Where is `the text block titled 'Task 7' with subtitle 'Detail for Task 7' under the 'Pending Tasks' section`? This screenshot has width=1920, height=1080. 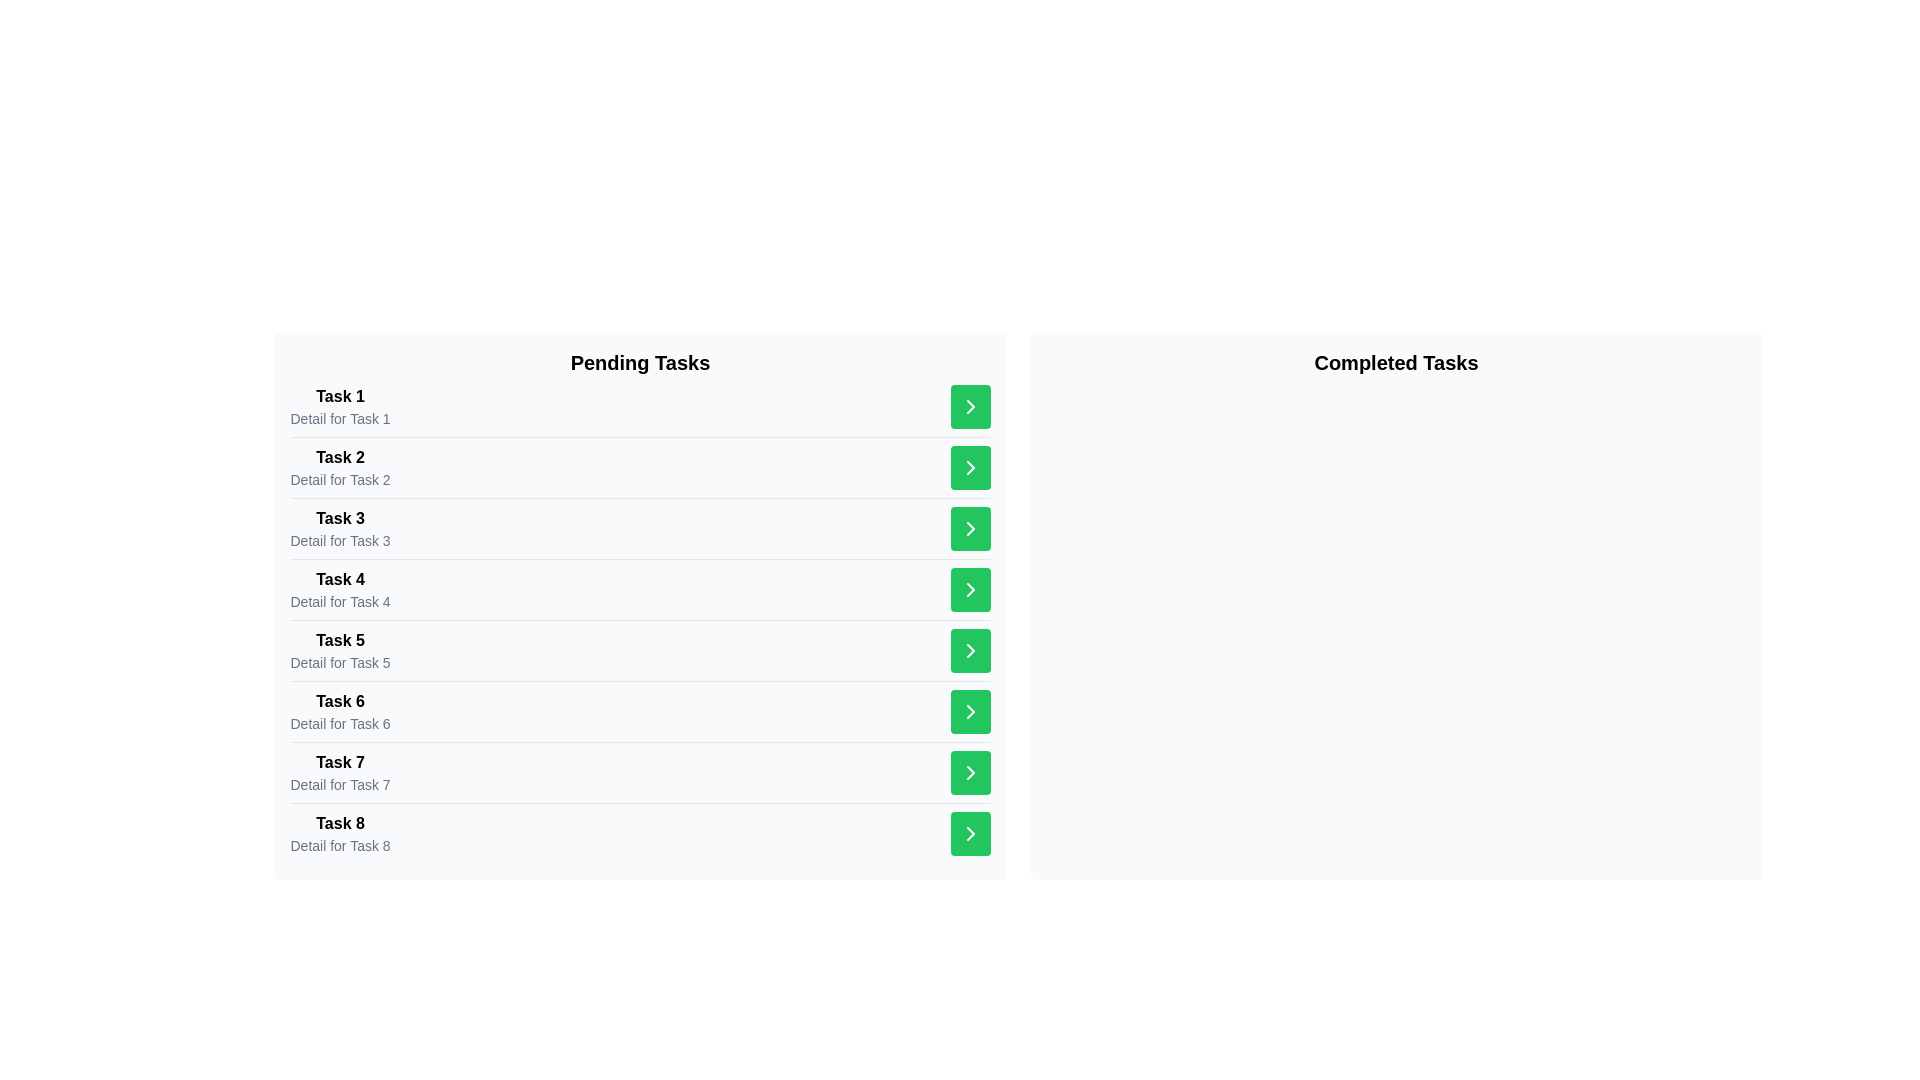 the text block titled 'Task 7' with subtitle 'Detail for Task 7' under the 'Pending Tasks' section is located at coordinates (340, 771).